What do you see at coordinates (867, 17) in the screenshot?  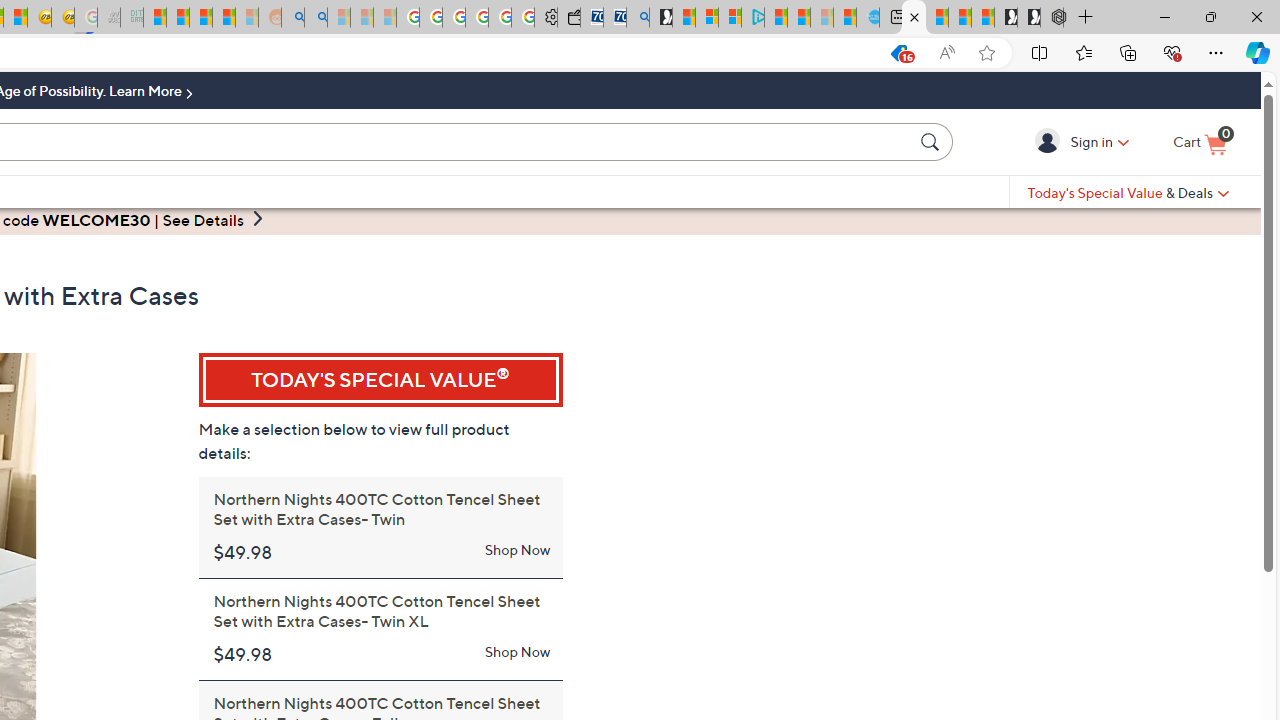 I see `'Home | Sky Blue Bikes - Sky Blue Bikes'` at bounding box center [867, 17].